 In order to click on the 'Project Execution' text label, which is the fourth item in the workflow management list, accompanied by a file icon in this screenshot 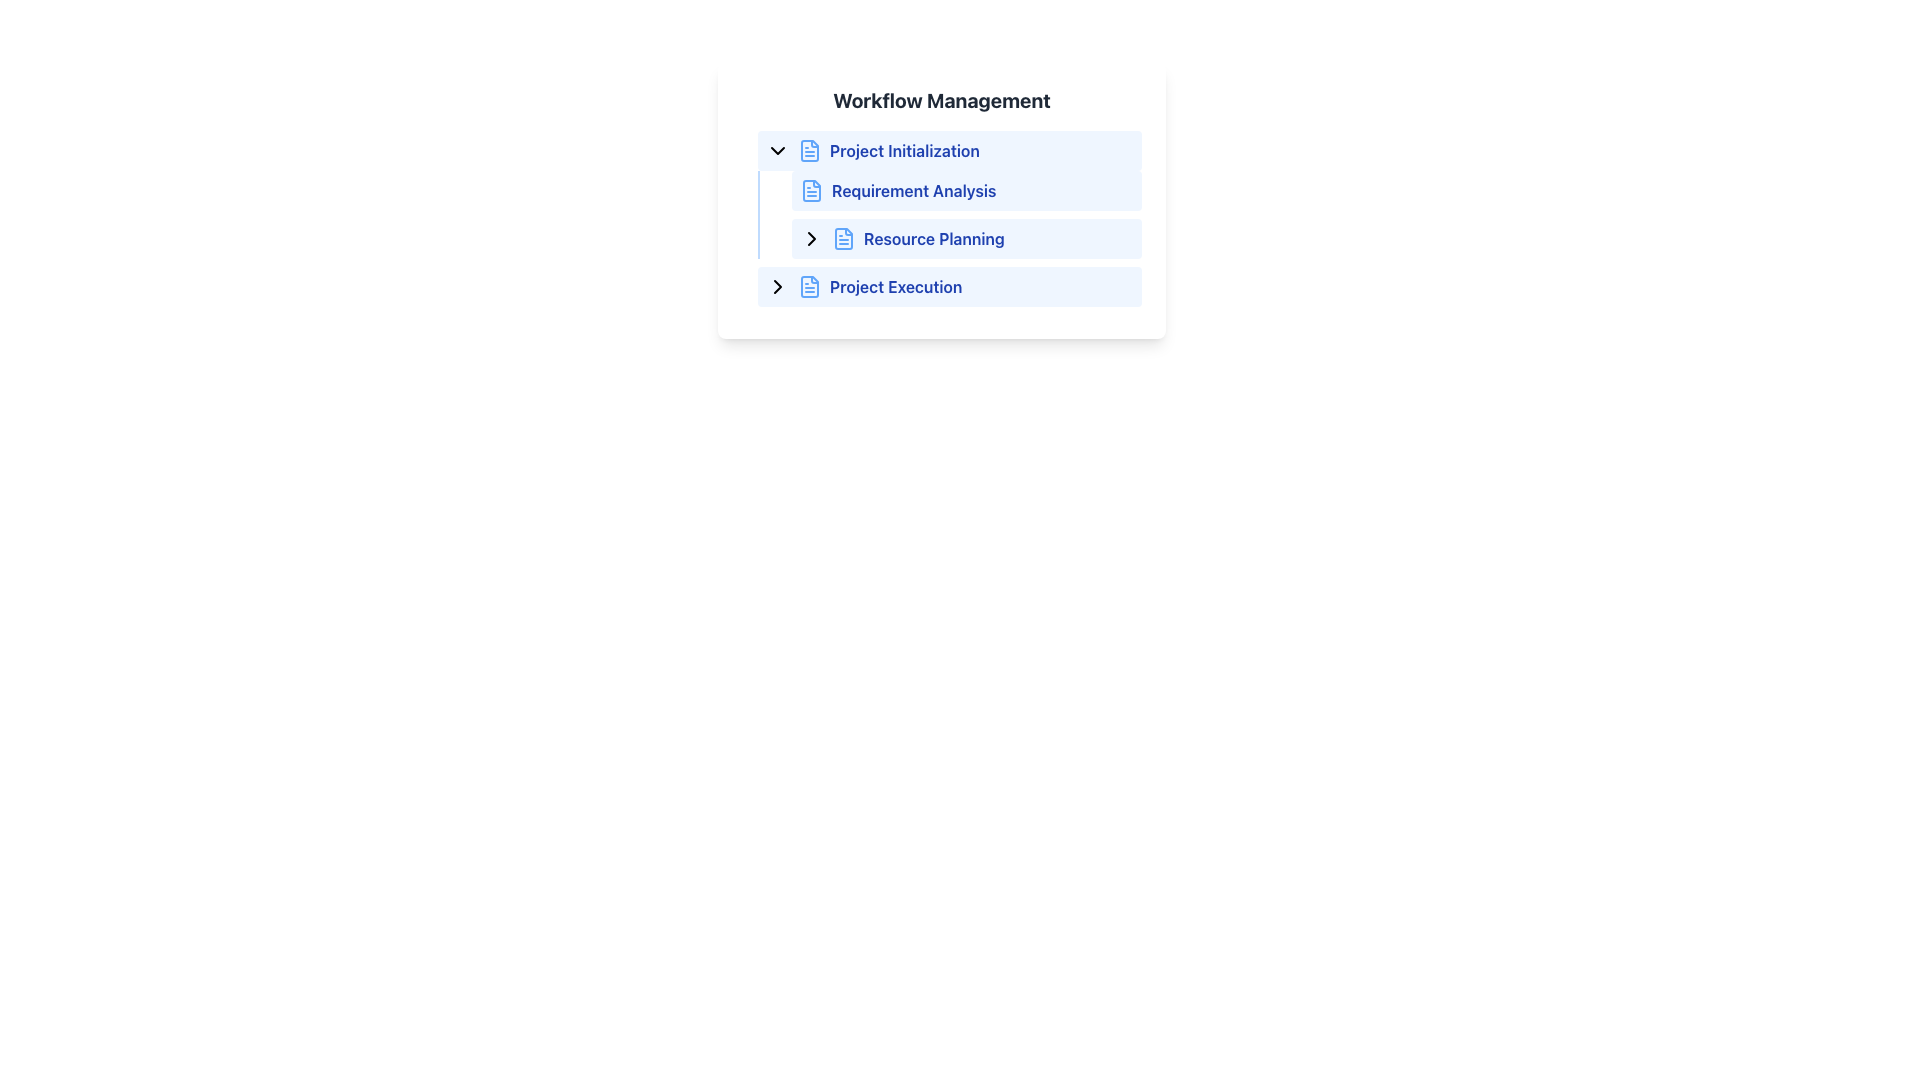, I will do `click(895, 286)`.